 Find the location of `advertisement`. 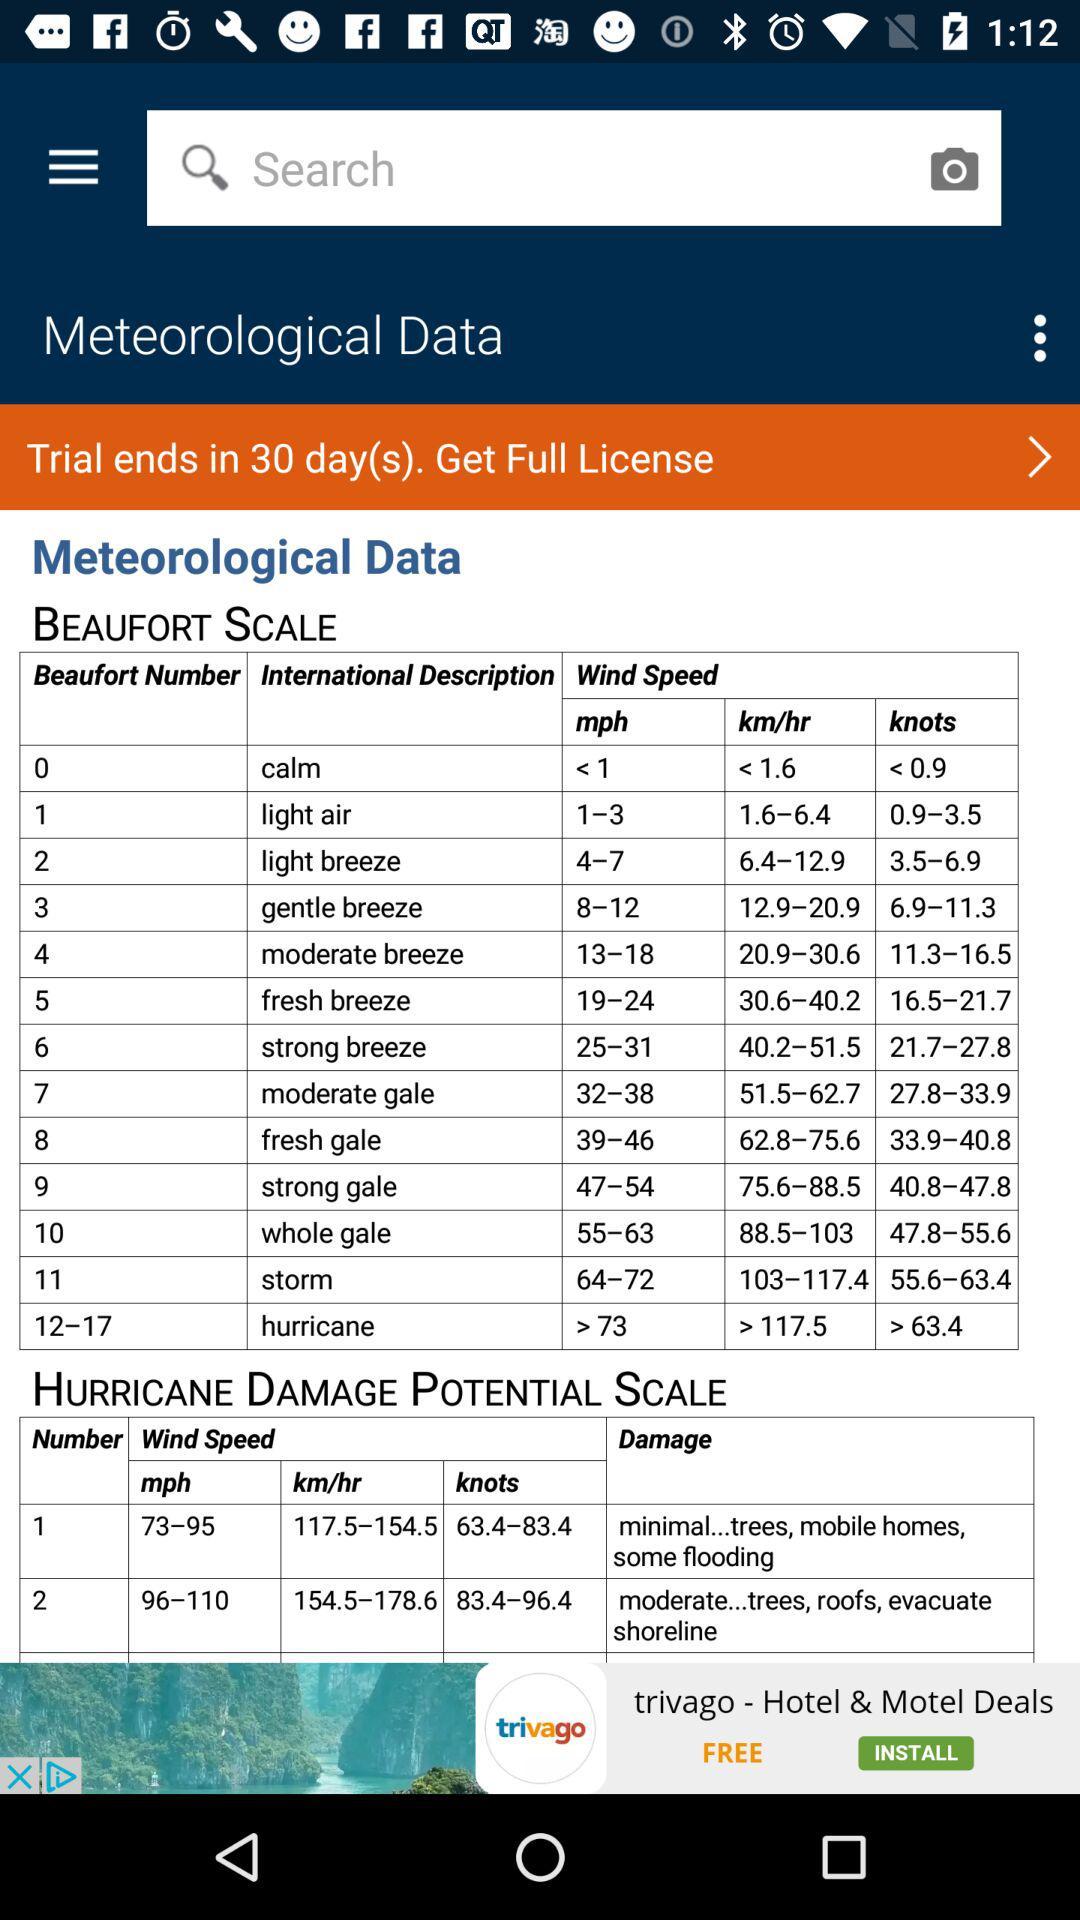

advertisement is located at coordinates (540, 1727).